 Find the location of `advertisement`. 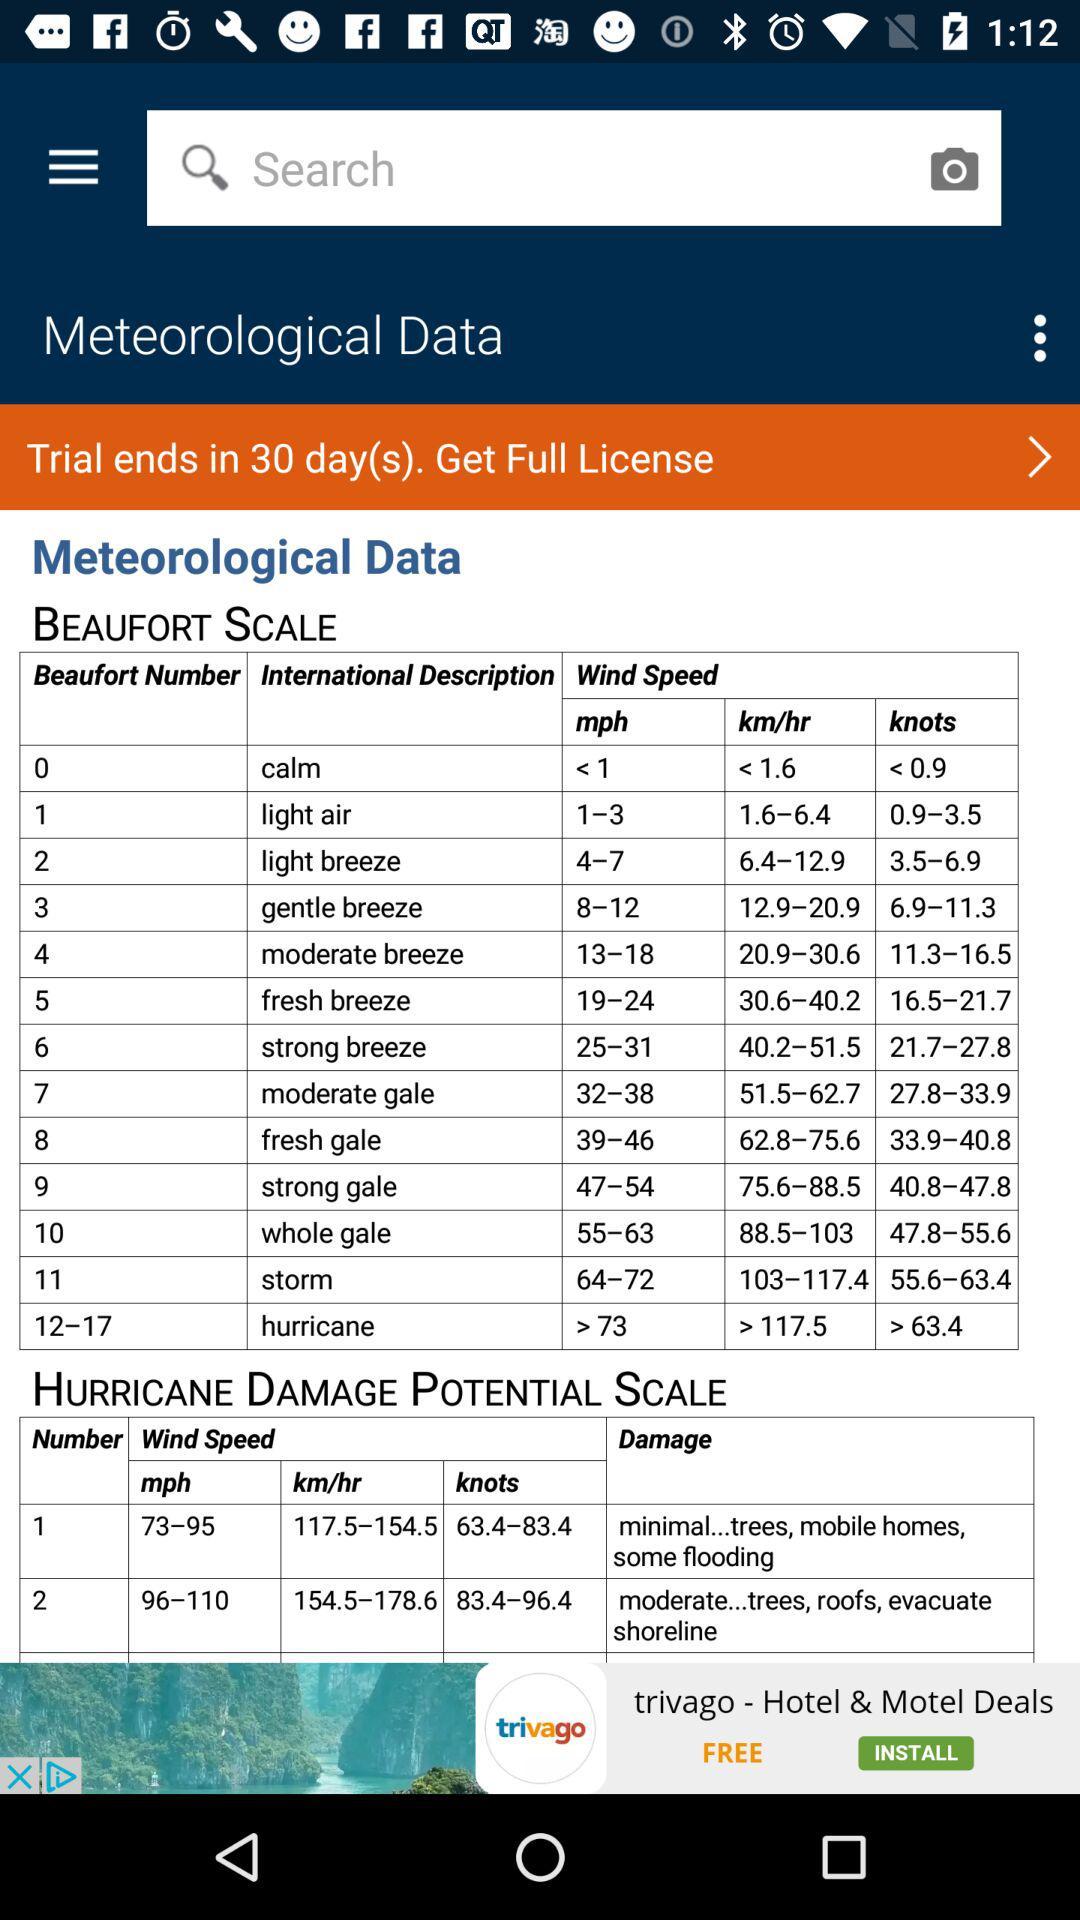

advertisement is located at coordinates (540, 1727).